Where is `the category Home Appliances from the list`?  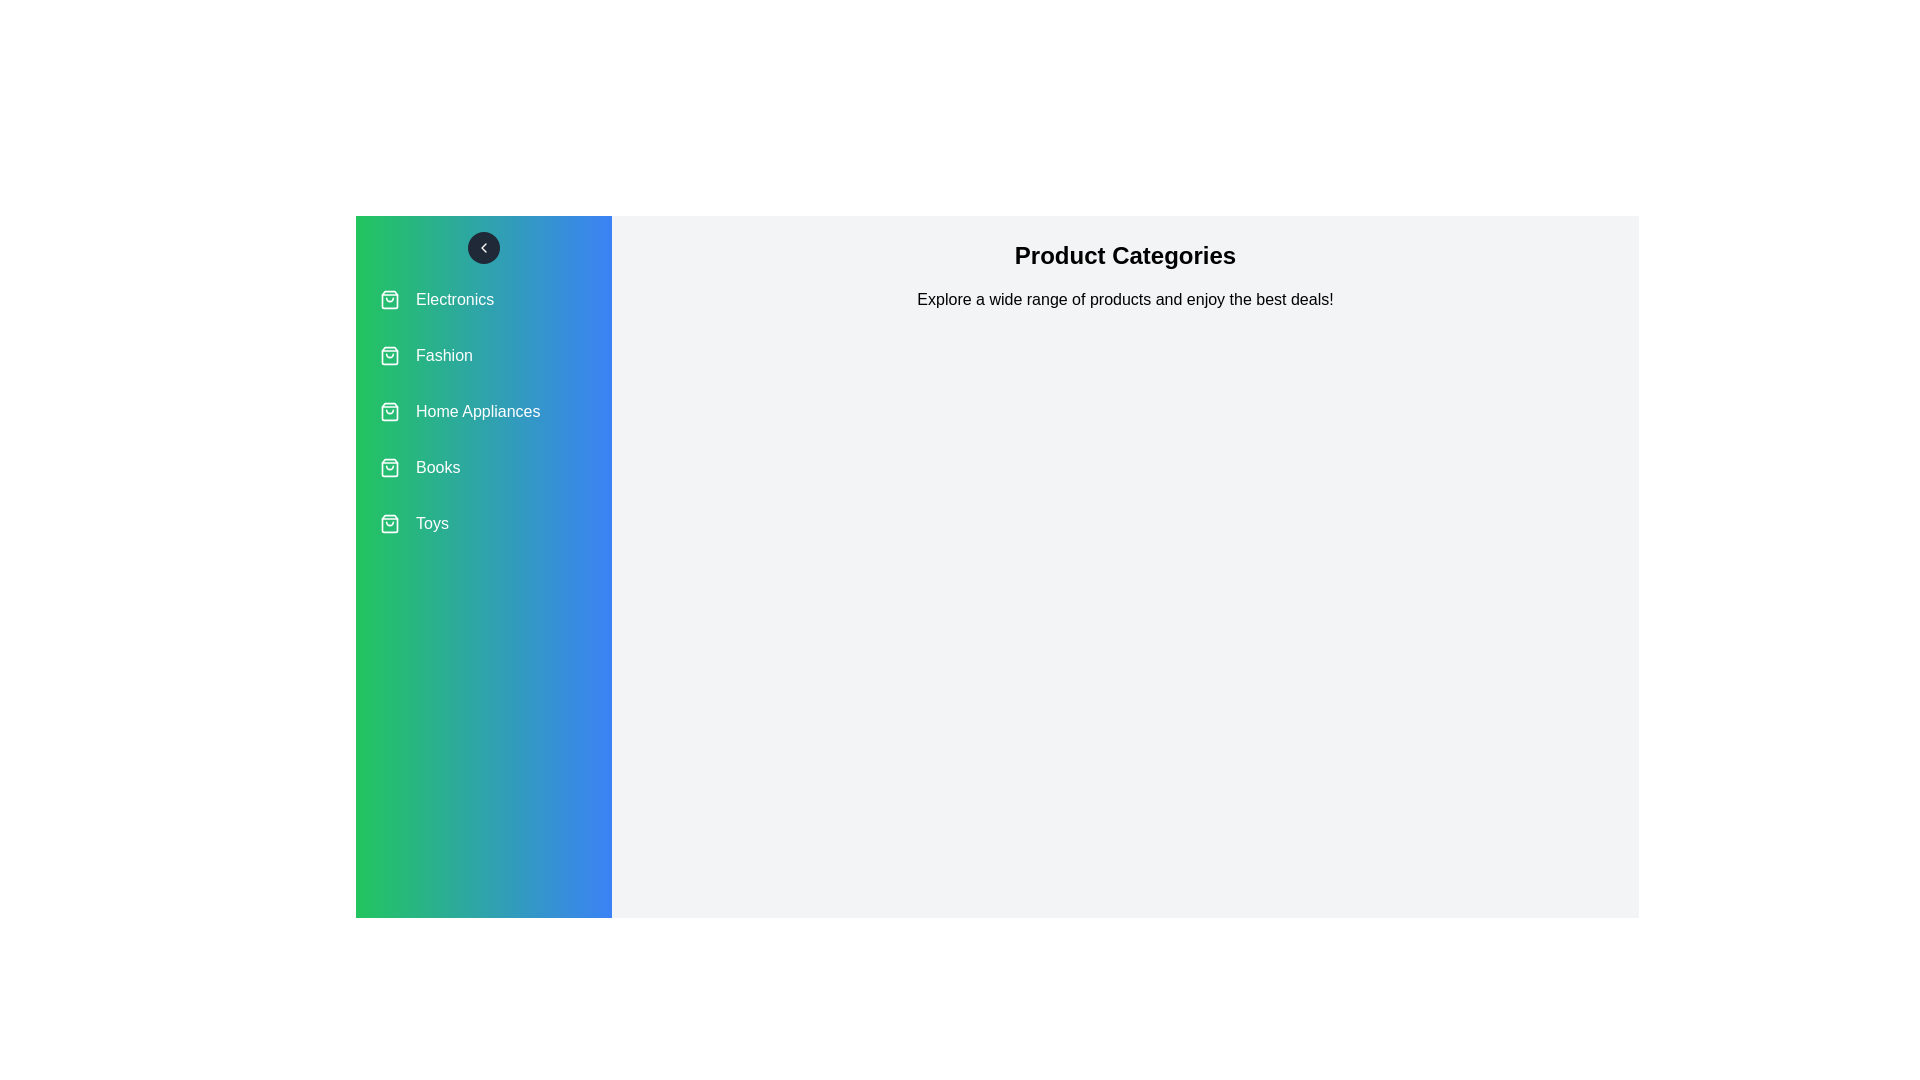 the category Home Appliances from the list is located at coordinates (484, 411).